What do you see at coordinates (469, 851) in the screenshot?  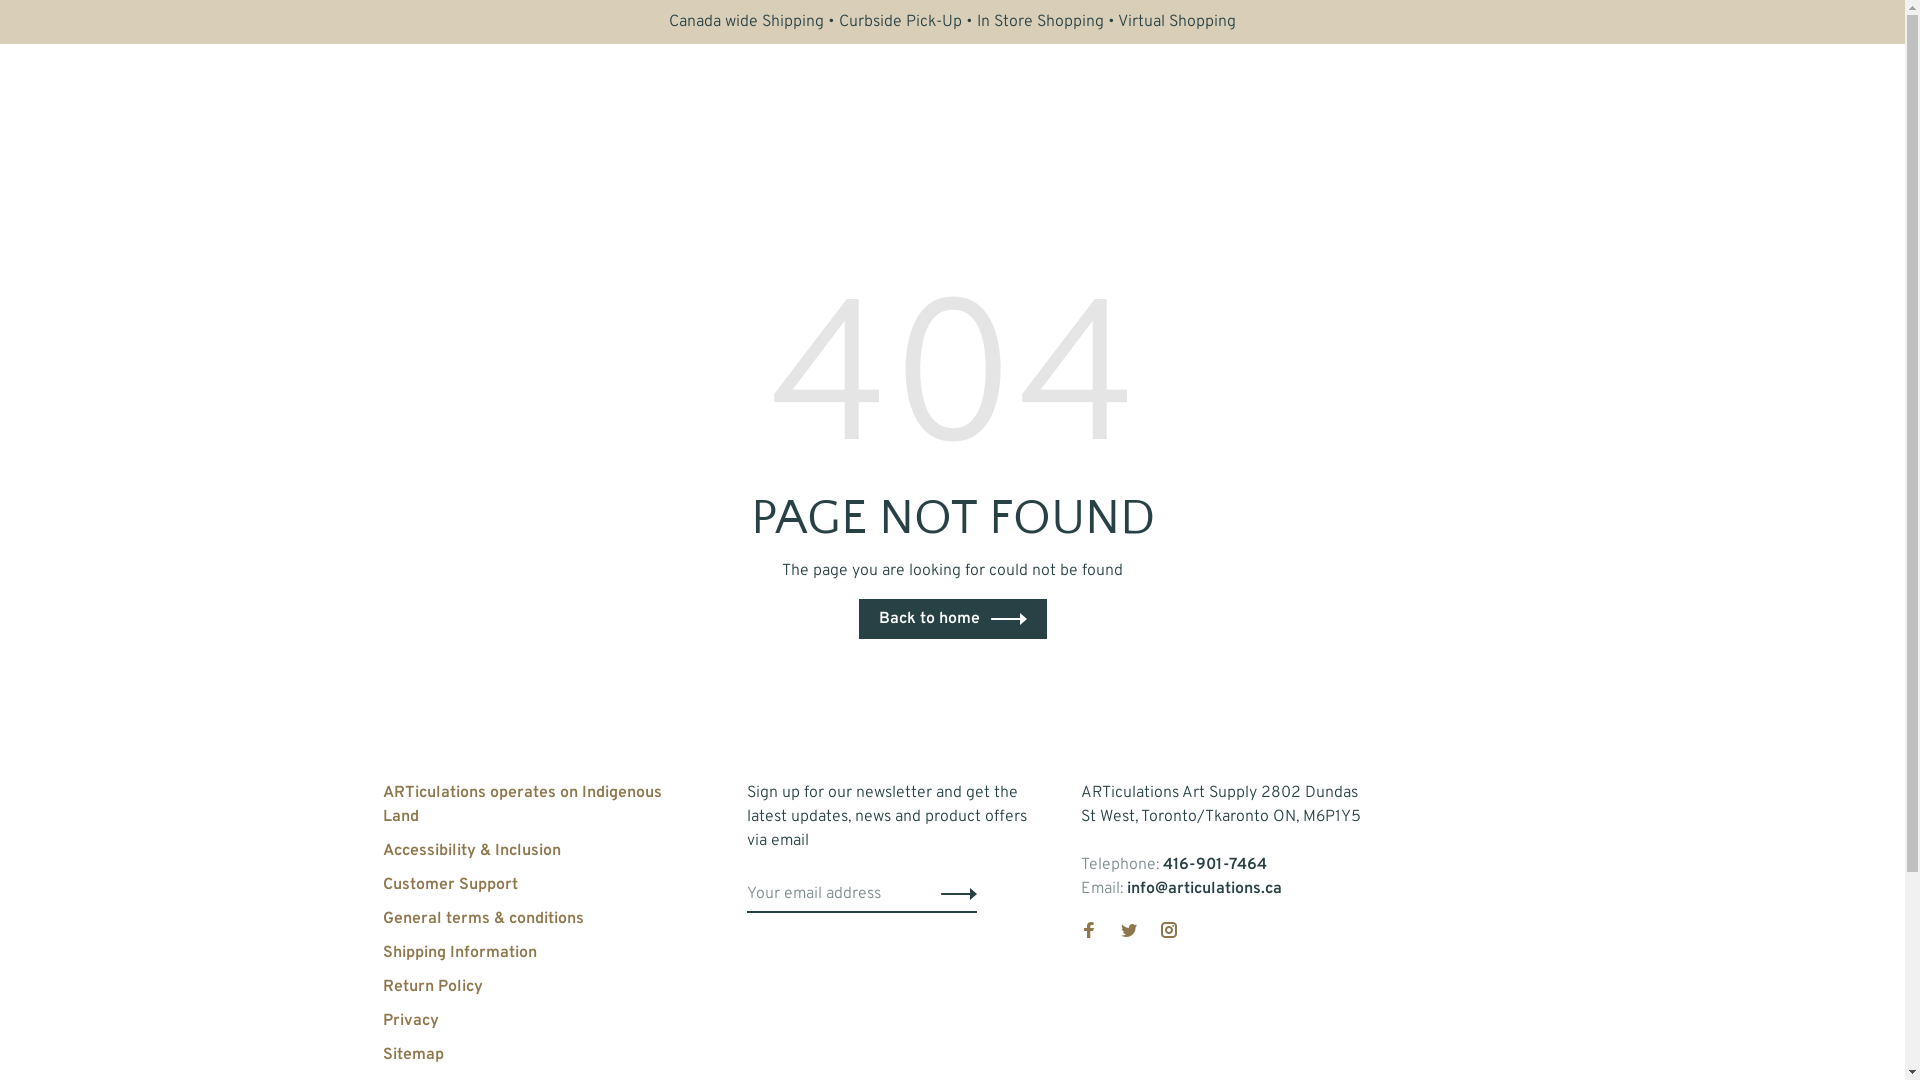 I see `'Accessibility & Inclusion'` at bounding box center [469, 851].